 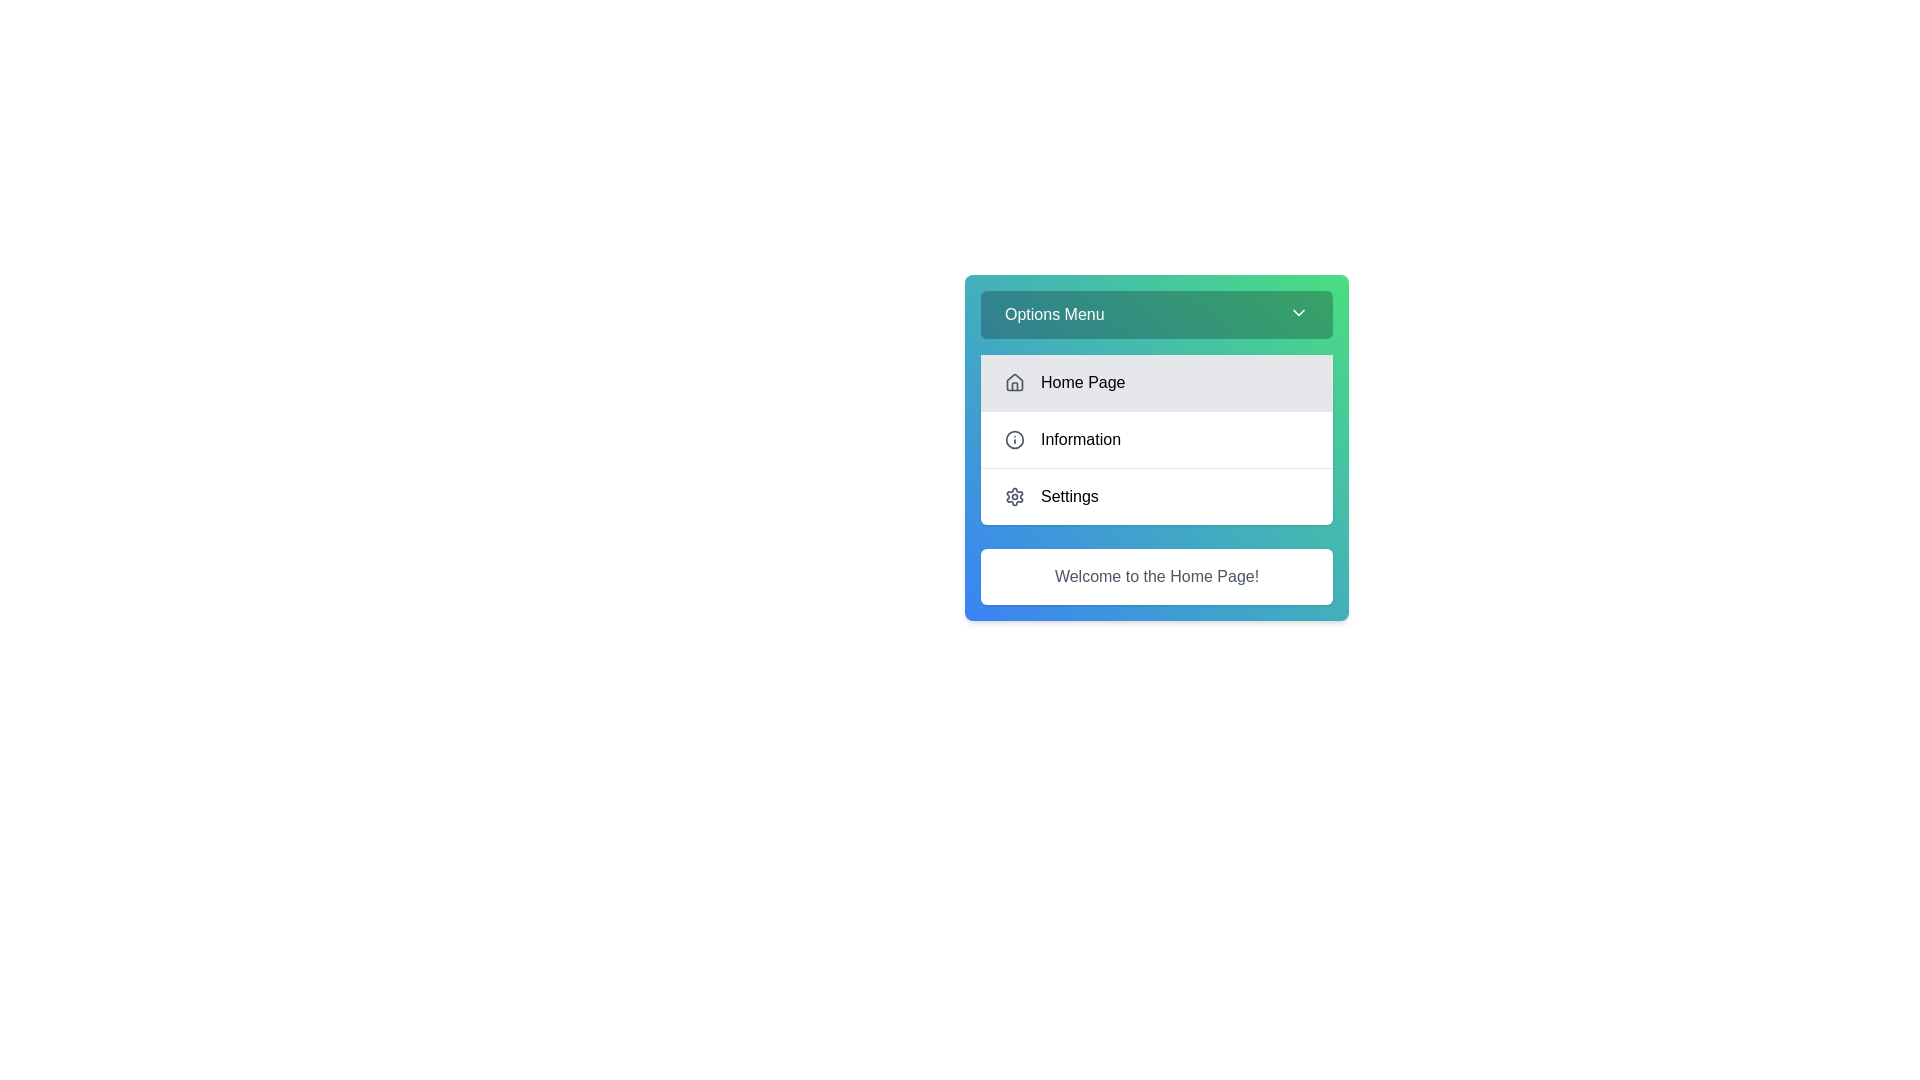 I want to click on the circular information icon with a light gray border and white fill, which is positioned to the left of the 'Information' text in the menu options, so click(x=1014, y=438).